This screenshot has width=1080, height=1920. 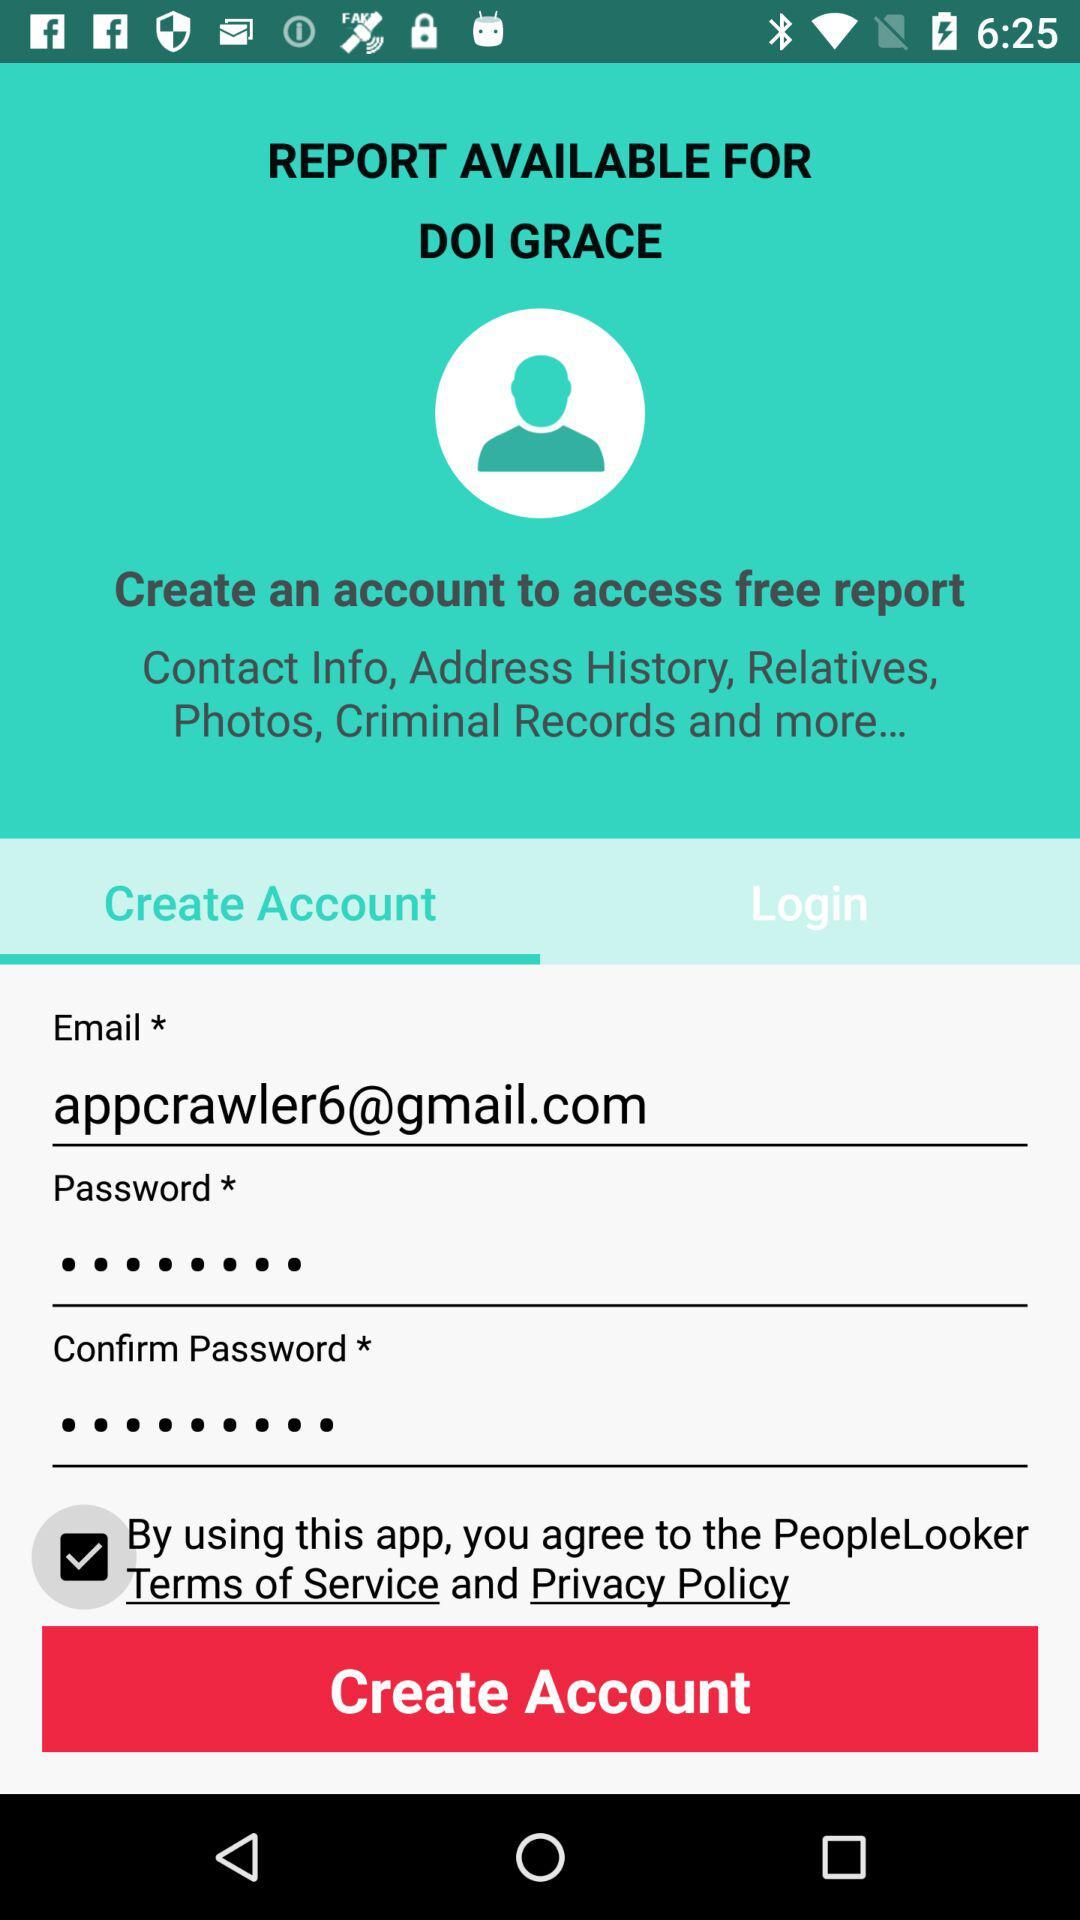 What do you see at coordinates (582, 1555) in the screenshot?
I see `icon above the create account item` at bounding box center [582, 1555].